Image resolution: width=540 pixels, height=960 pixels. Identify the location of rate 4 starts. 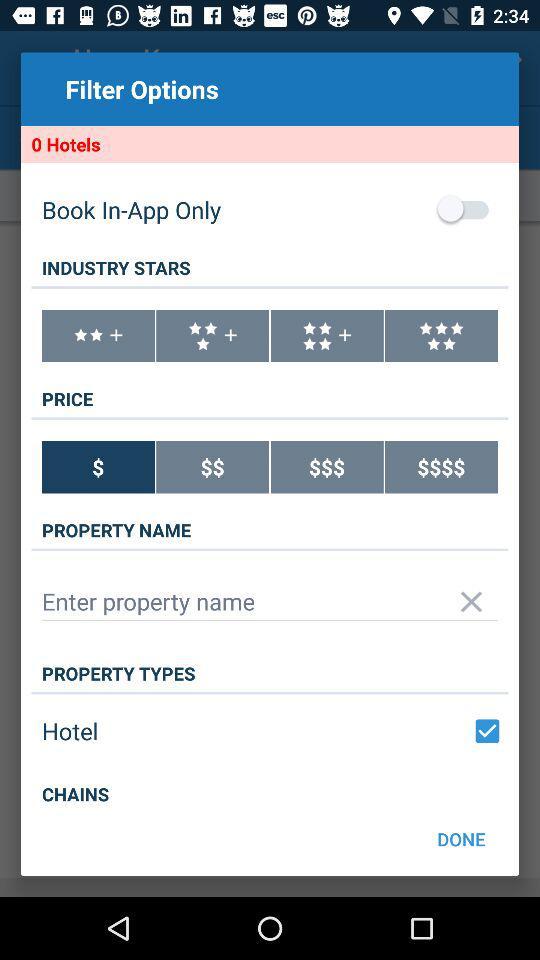
(327, 336).